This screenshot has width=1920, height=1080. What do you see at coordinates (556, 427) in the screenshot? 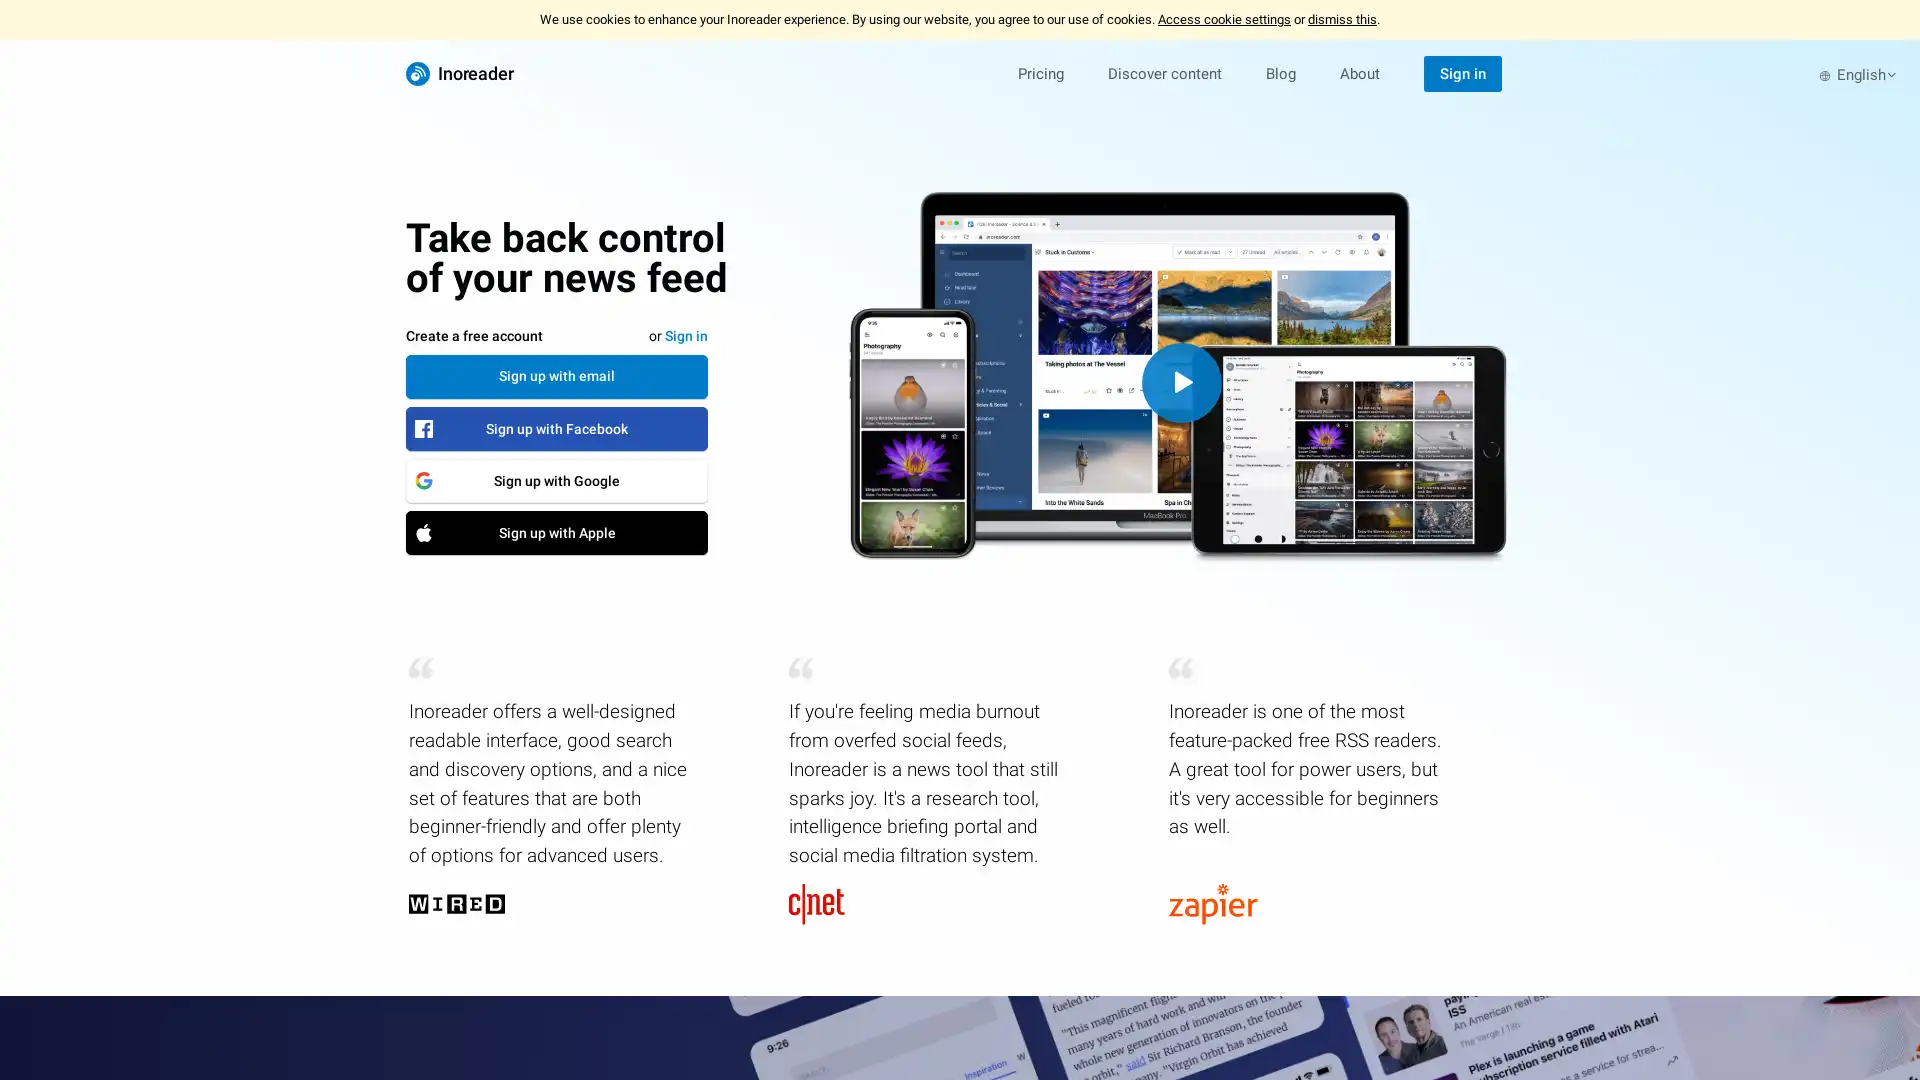
I see `Sign up with Facebook` at bounding box center [556, 427].